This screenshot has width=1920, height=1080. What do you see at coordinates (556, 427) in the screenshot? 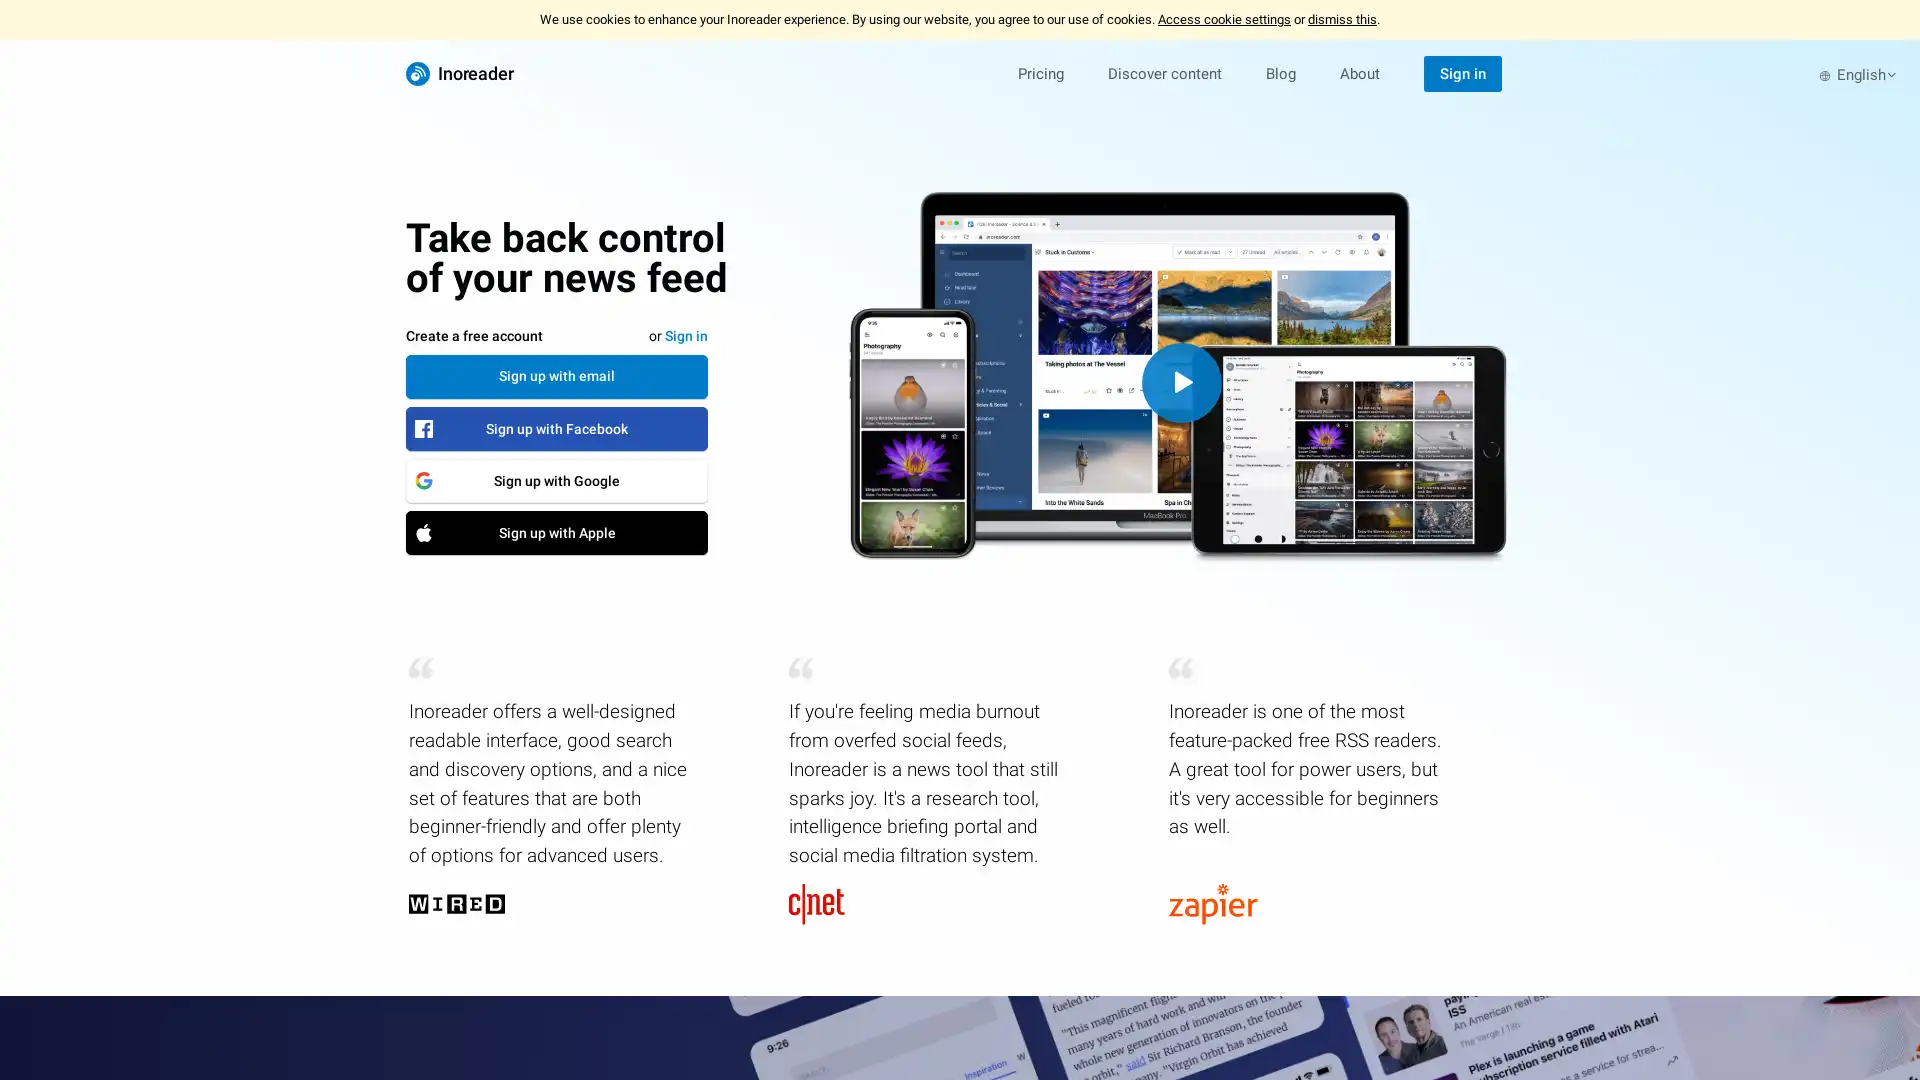
I see `Sign up with Facebook` at bounding box center [556, 427].